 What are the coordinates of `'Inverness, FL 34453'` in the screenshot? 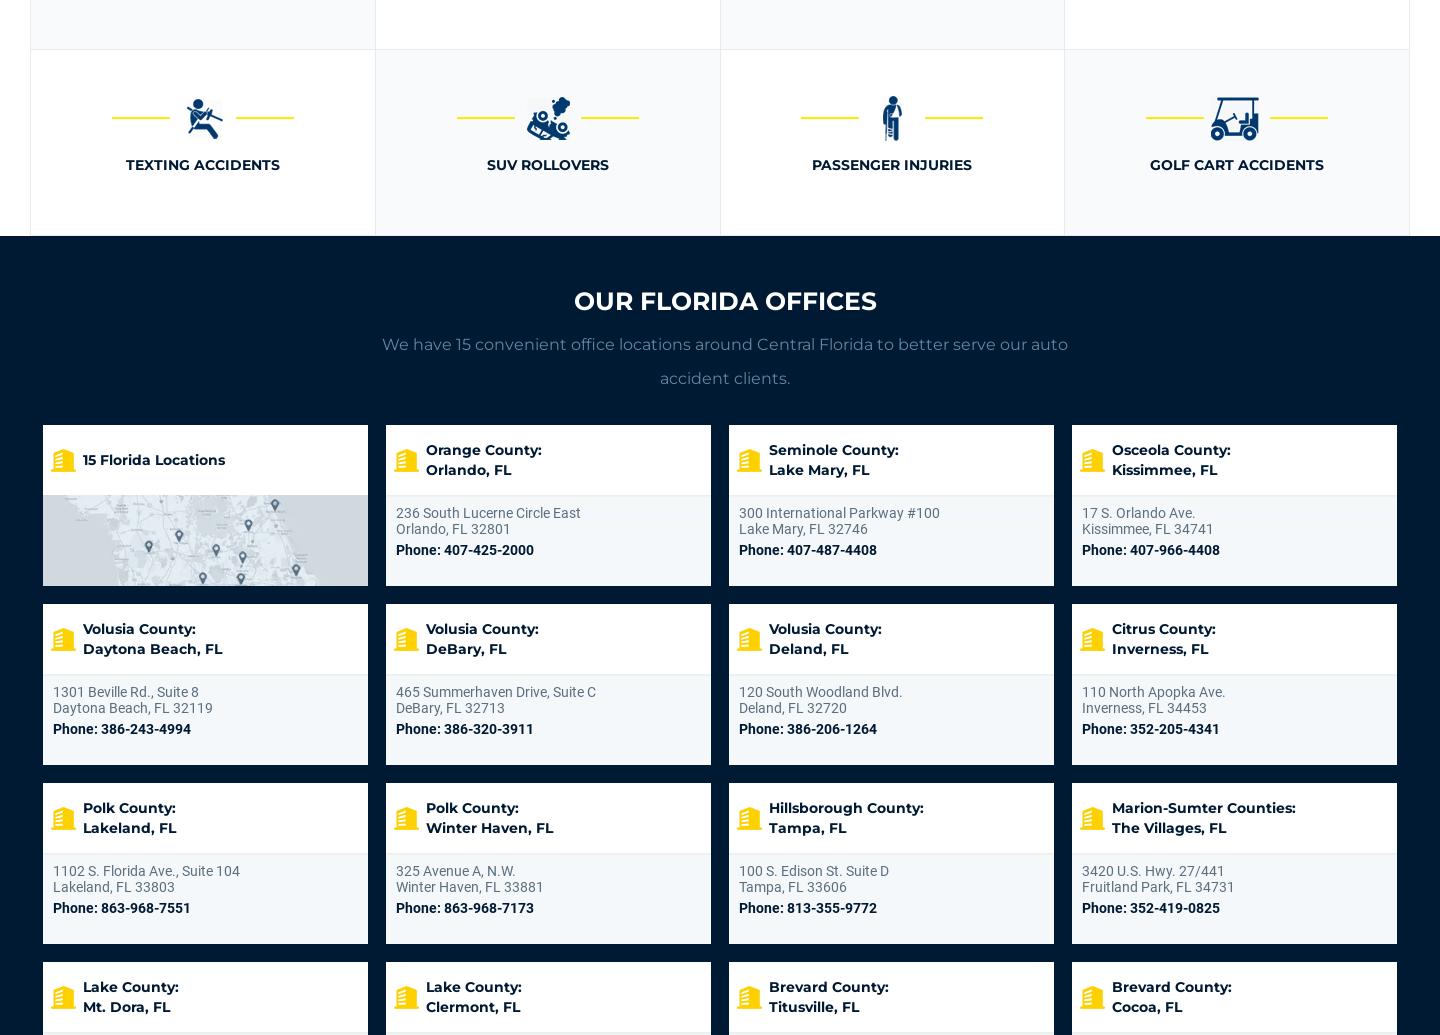 It's located at (1144, 707).